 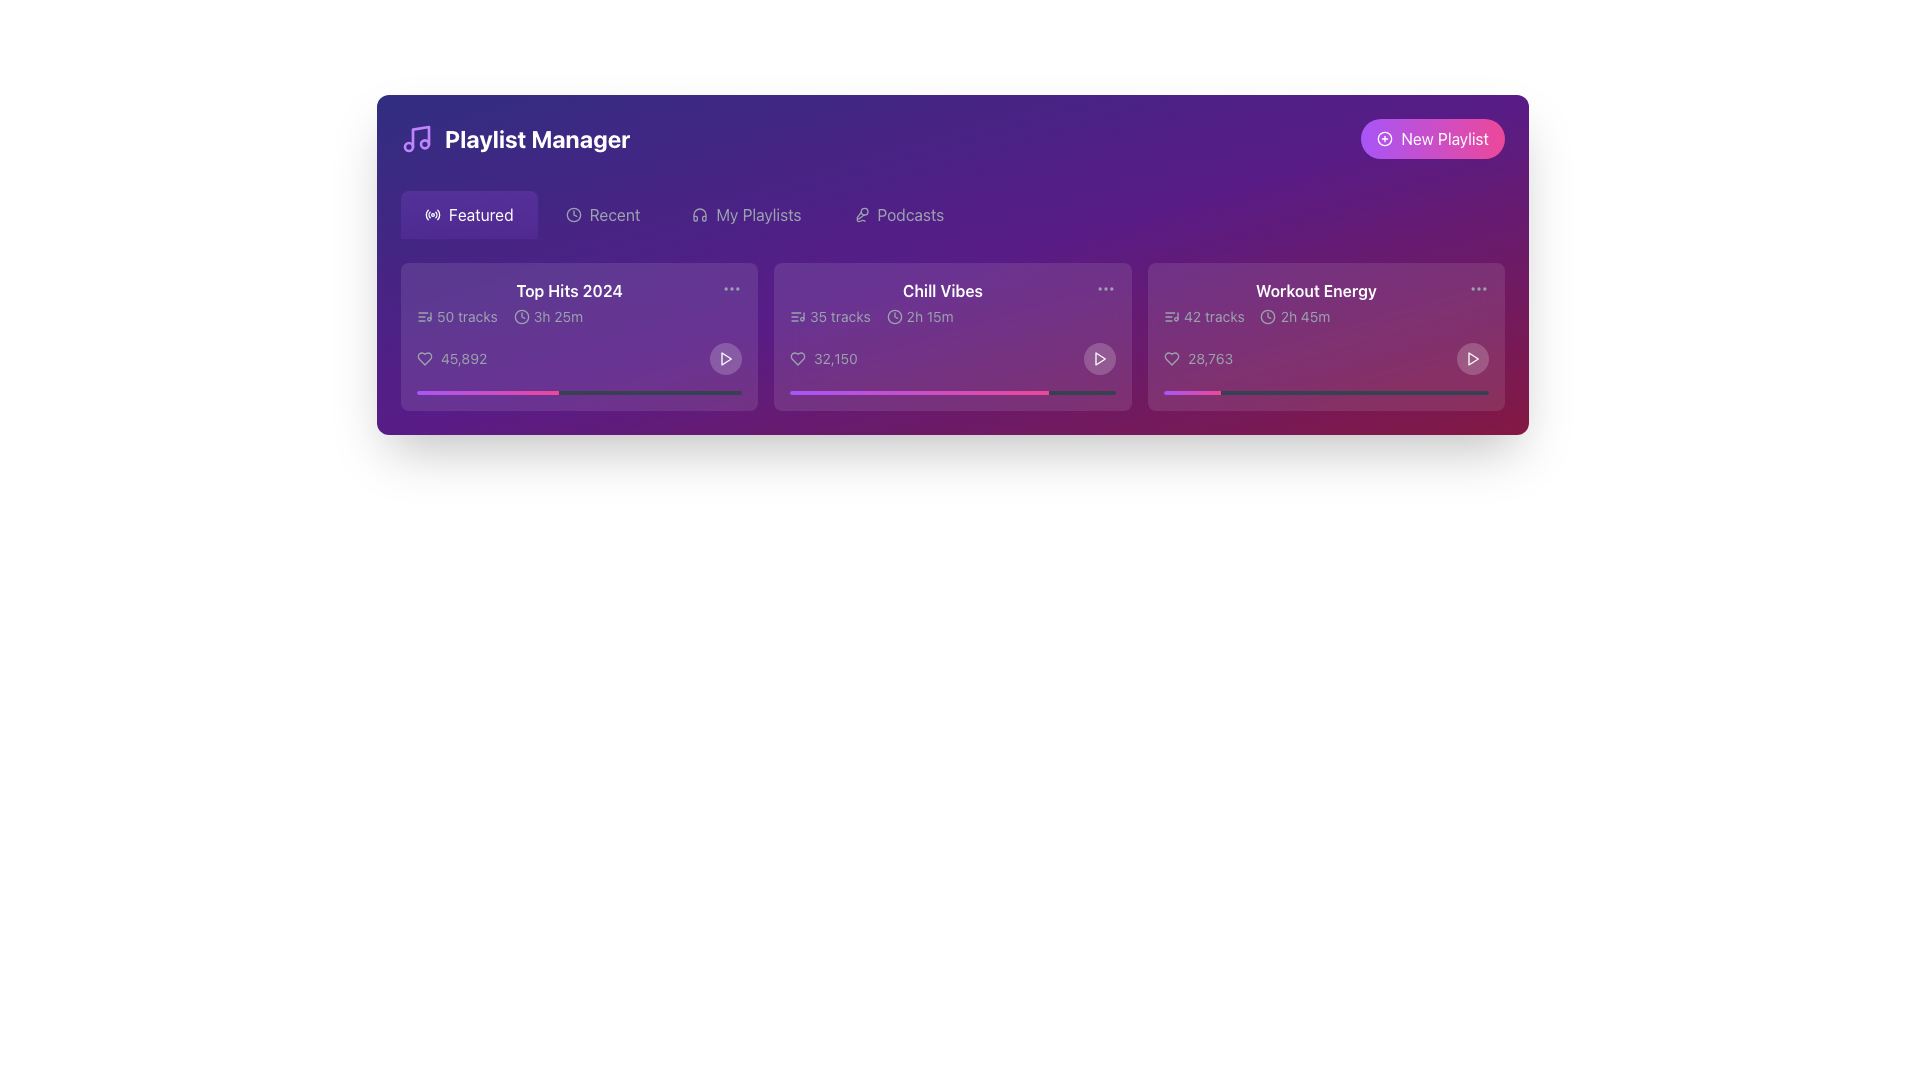 What do you see at coordinates (893, 315) in the screenshot?
I see `the clock icon representing the duration of the 'Chill Vibes' playlist, located near the text '2h 15m'` at bounding box center [893, 315].